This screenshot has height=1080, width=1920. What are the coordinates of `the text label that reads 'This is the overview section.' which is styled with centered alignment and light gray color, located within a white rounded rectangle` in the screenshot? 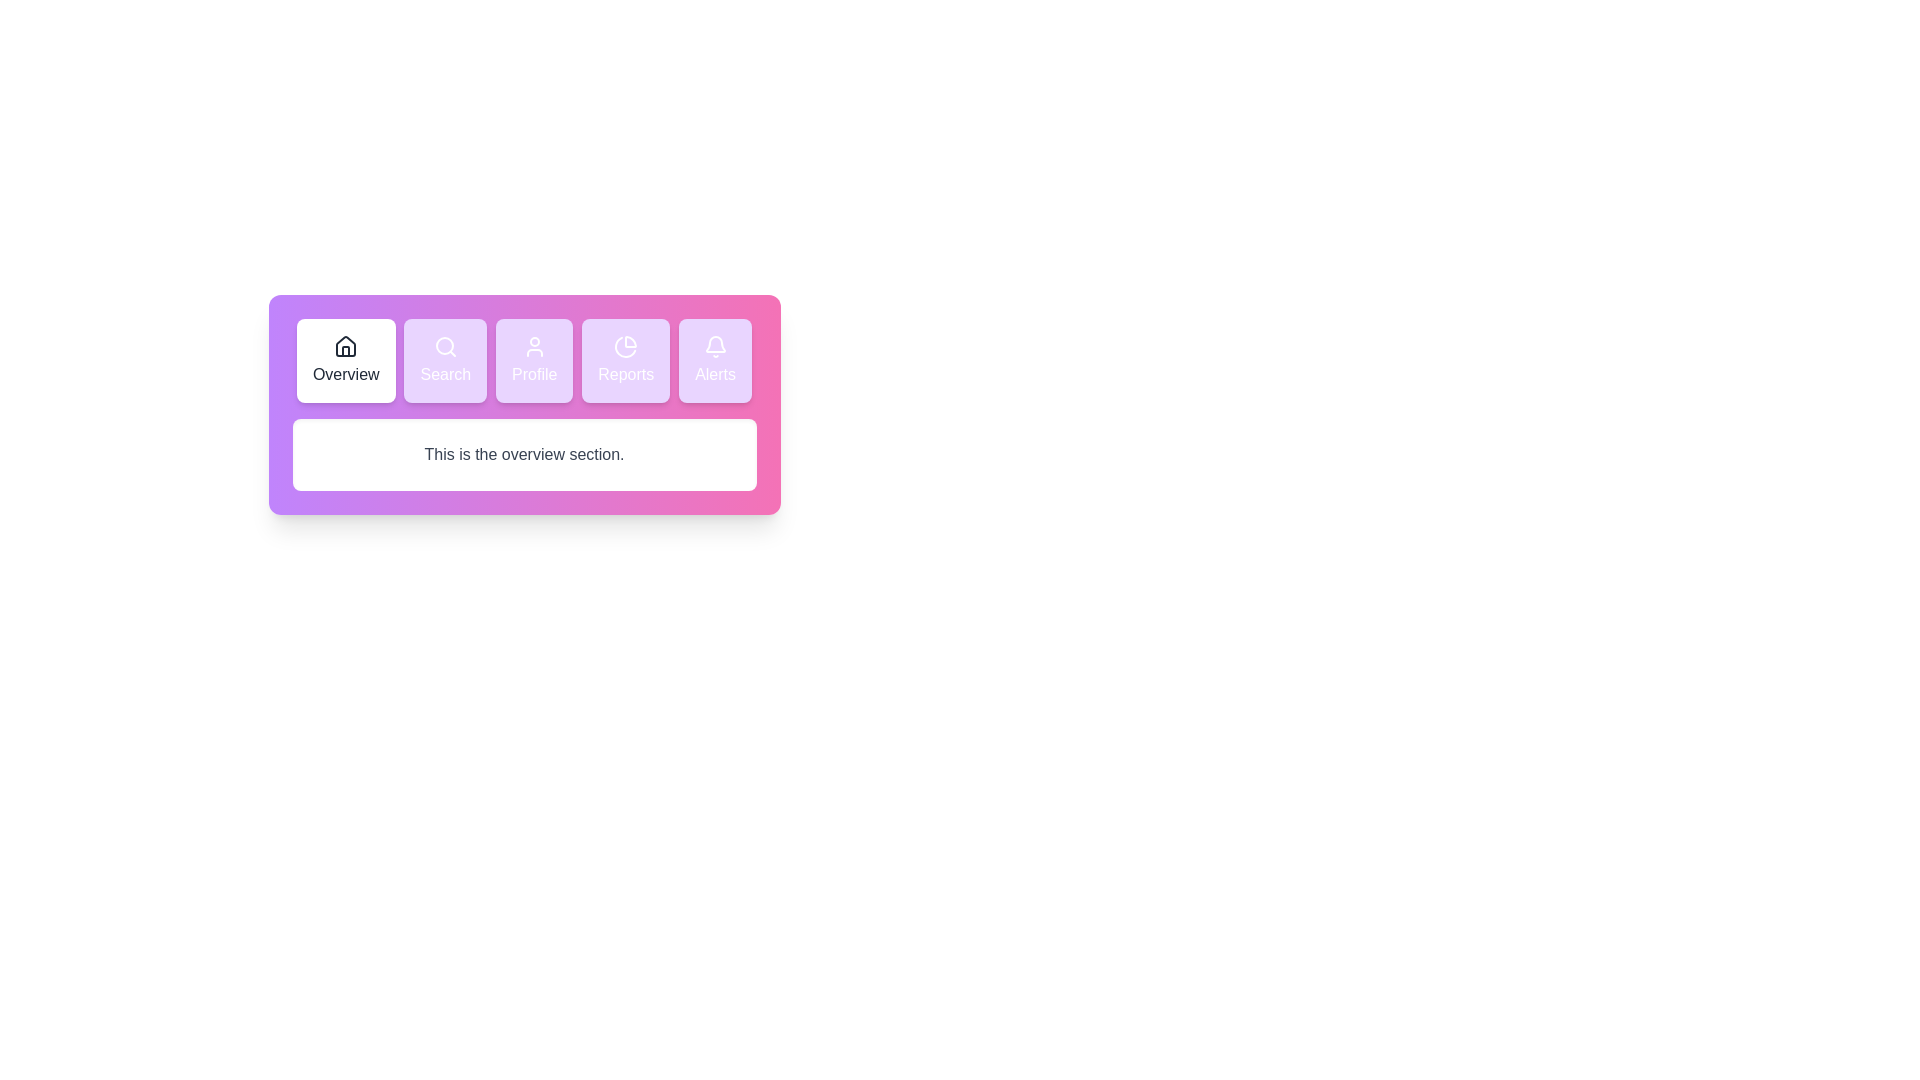 It's located at (524, 455).